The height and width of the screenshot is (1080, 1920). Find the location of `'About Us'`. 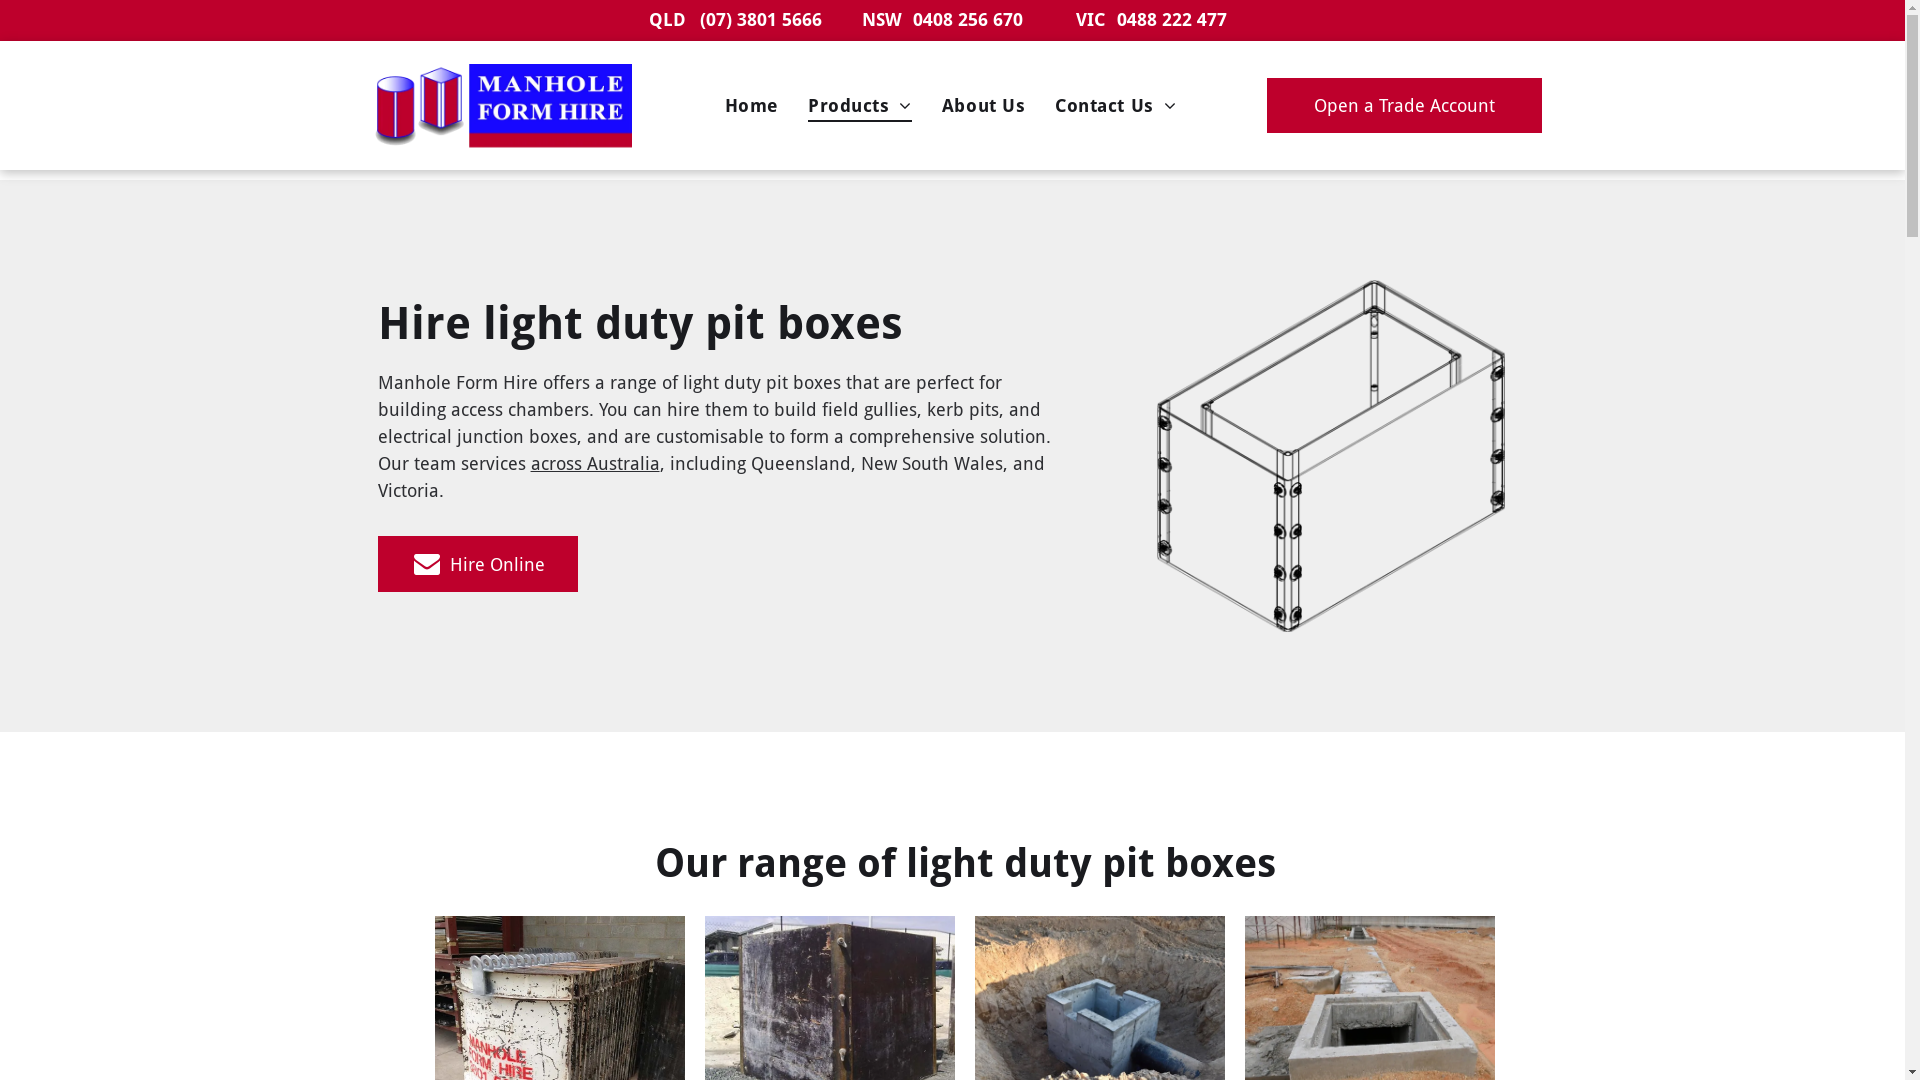

'About Us' is located at coordinates (983, 105).